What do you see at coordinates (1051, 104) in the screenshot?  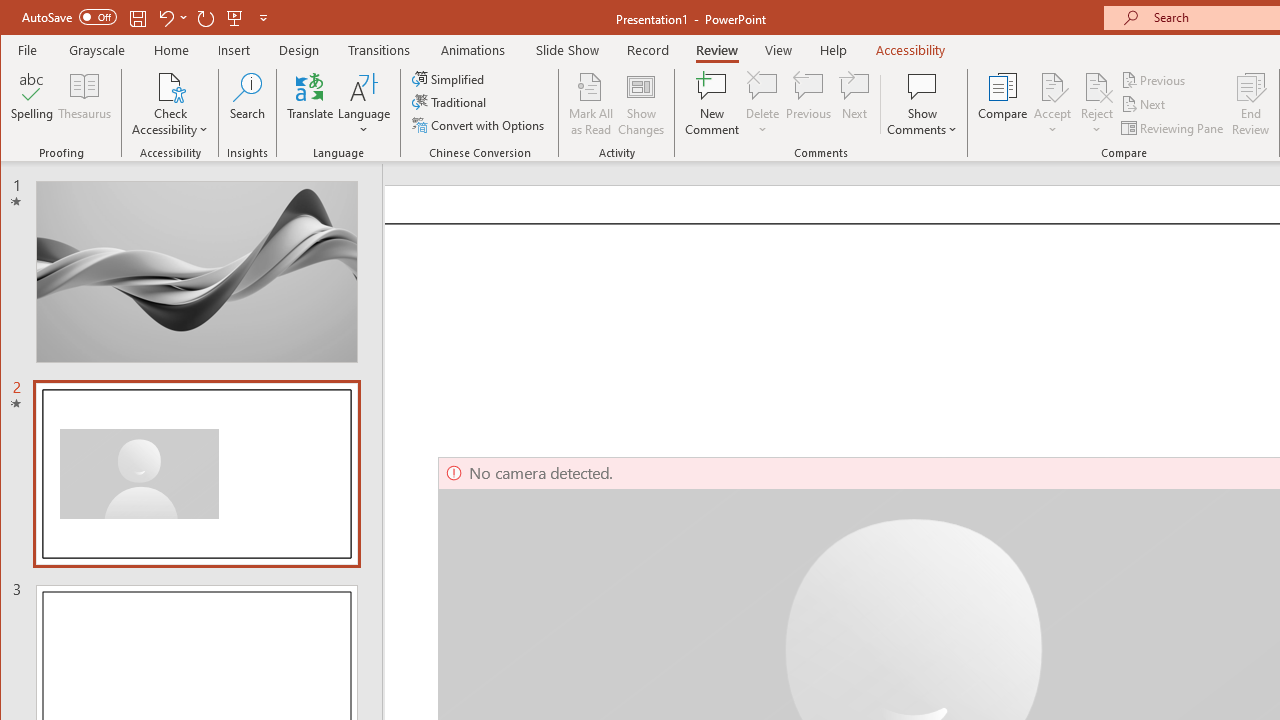 I see `'Accept'` at bounding box center [1051, 104].